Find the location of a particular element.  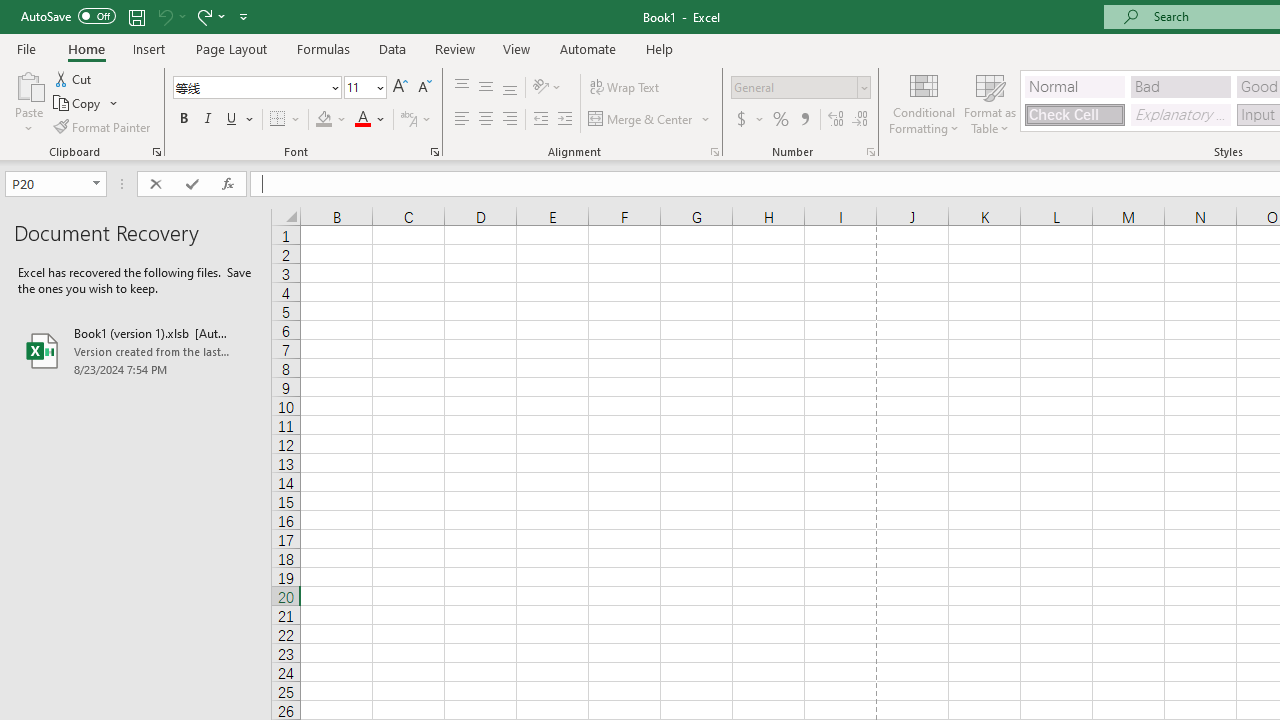

'Copy' is located at coordinates (78, 103).